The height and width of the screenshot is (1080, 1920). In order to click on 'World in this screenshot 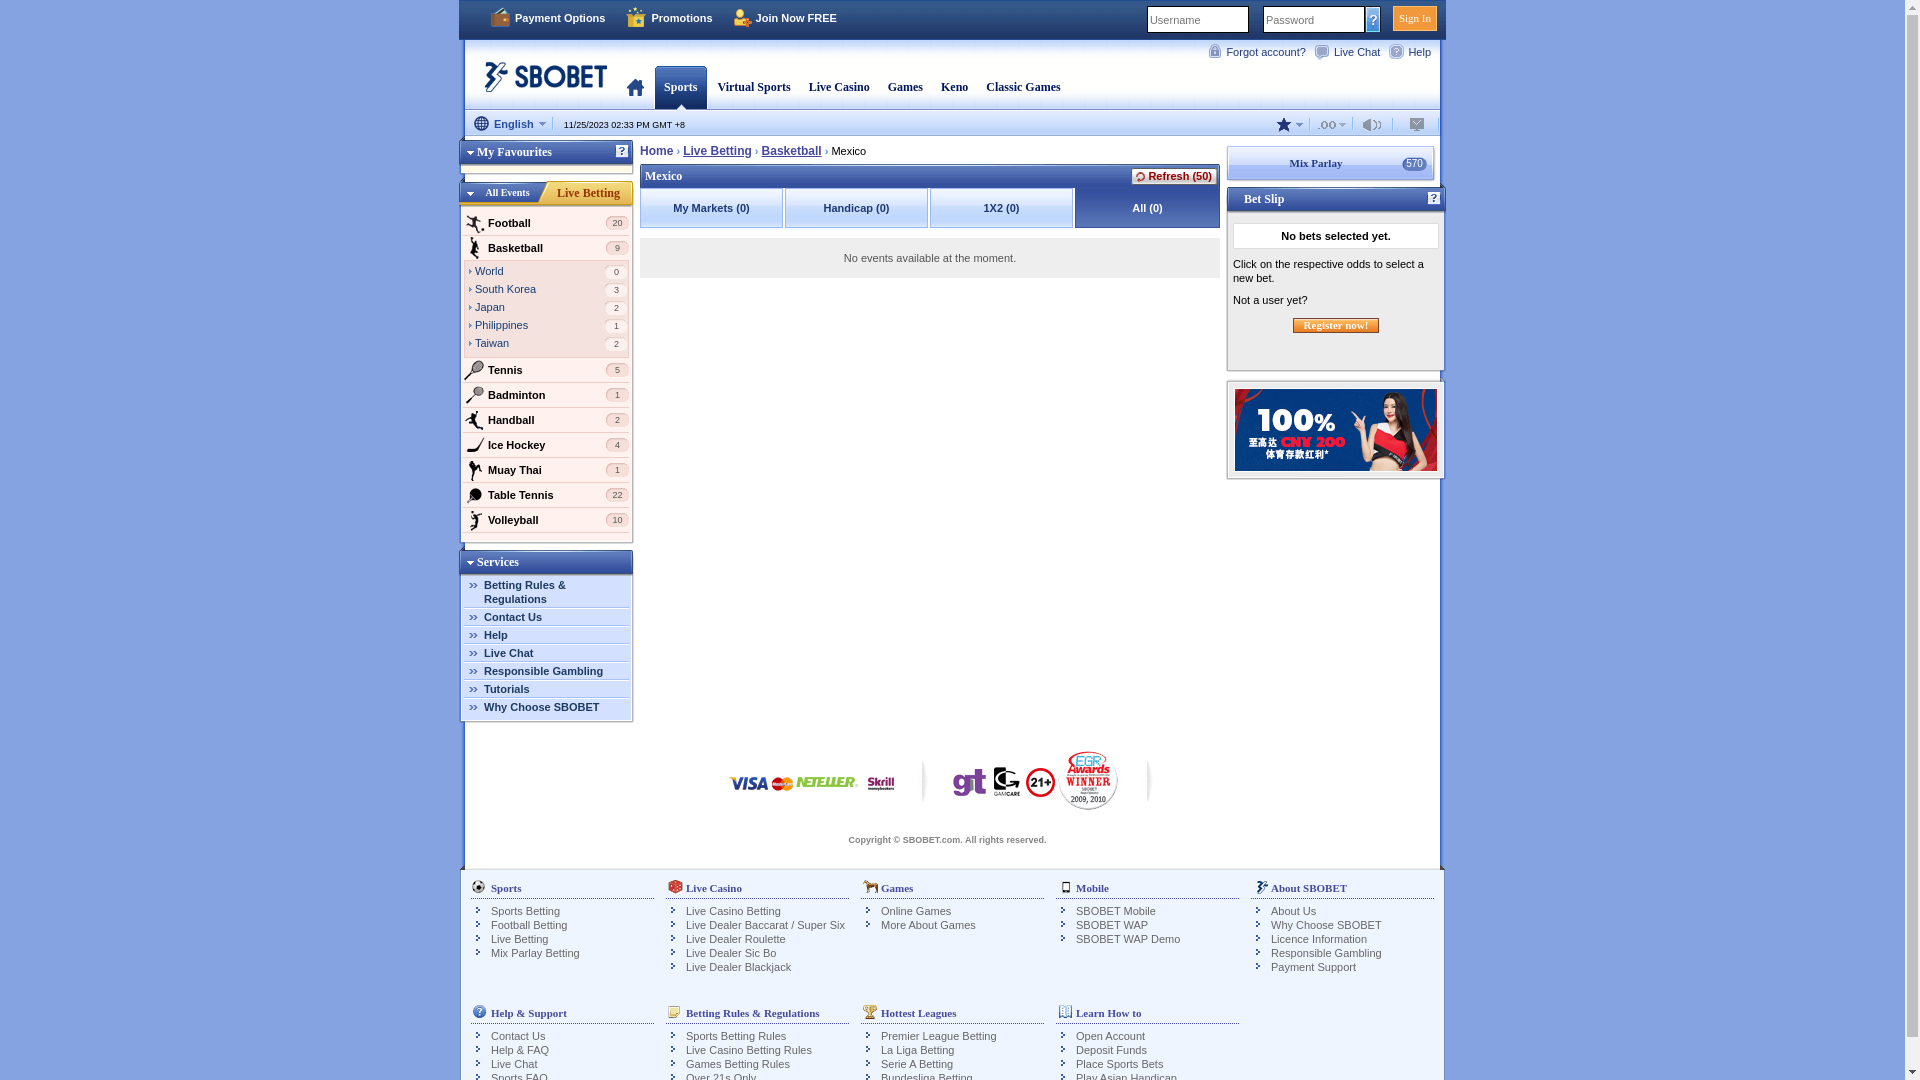, I will do `click(551, 273)`.